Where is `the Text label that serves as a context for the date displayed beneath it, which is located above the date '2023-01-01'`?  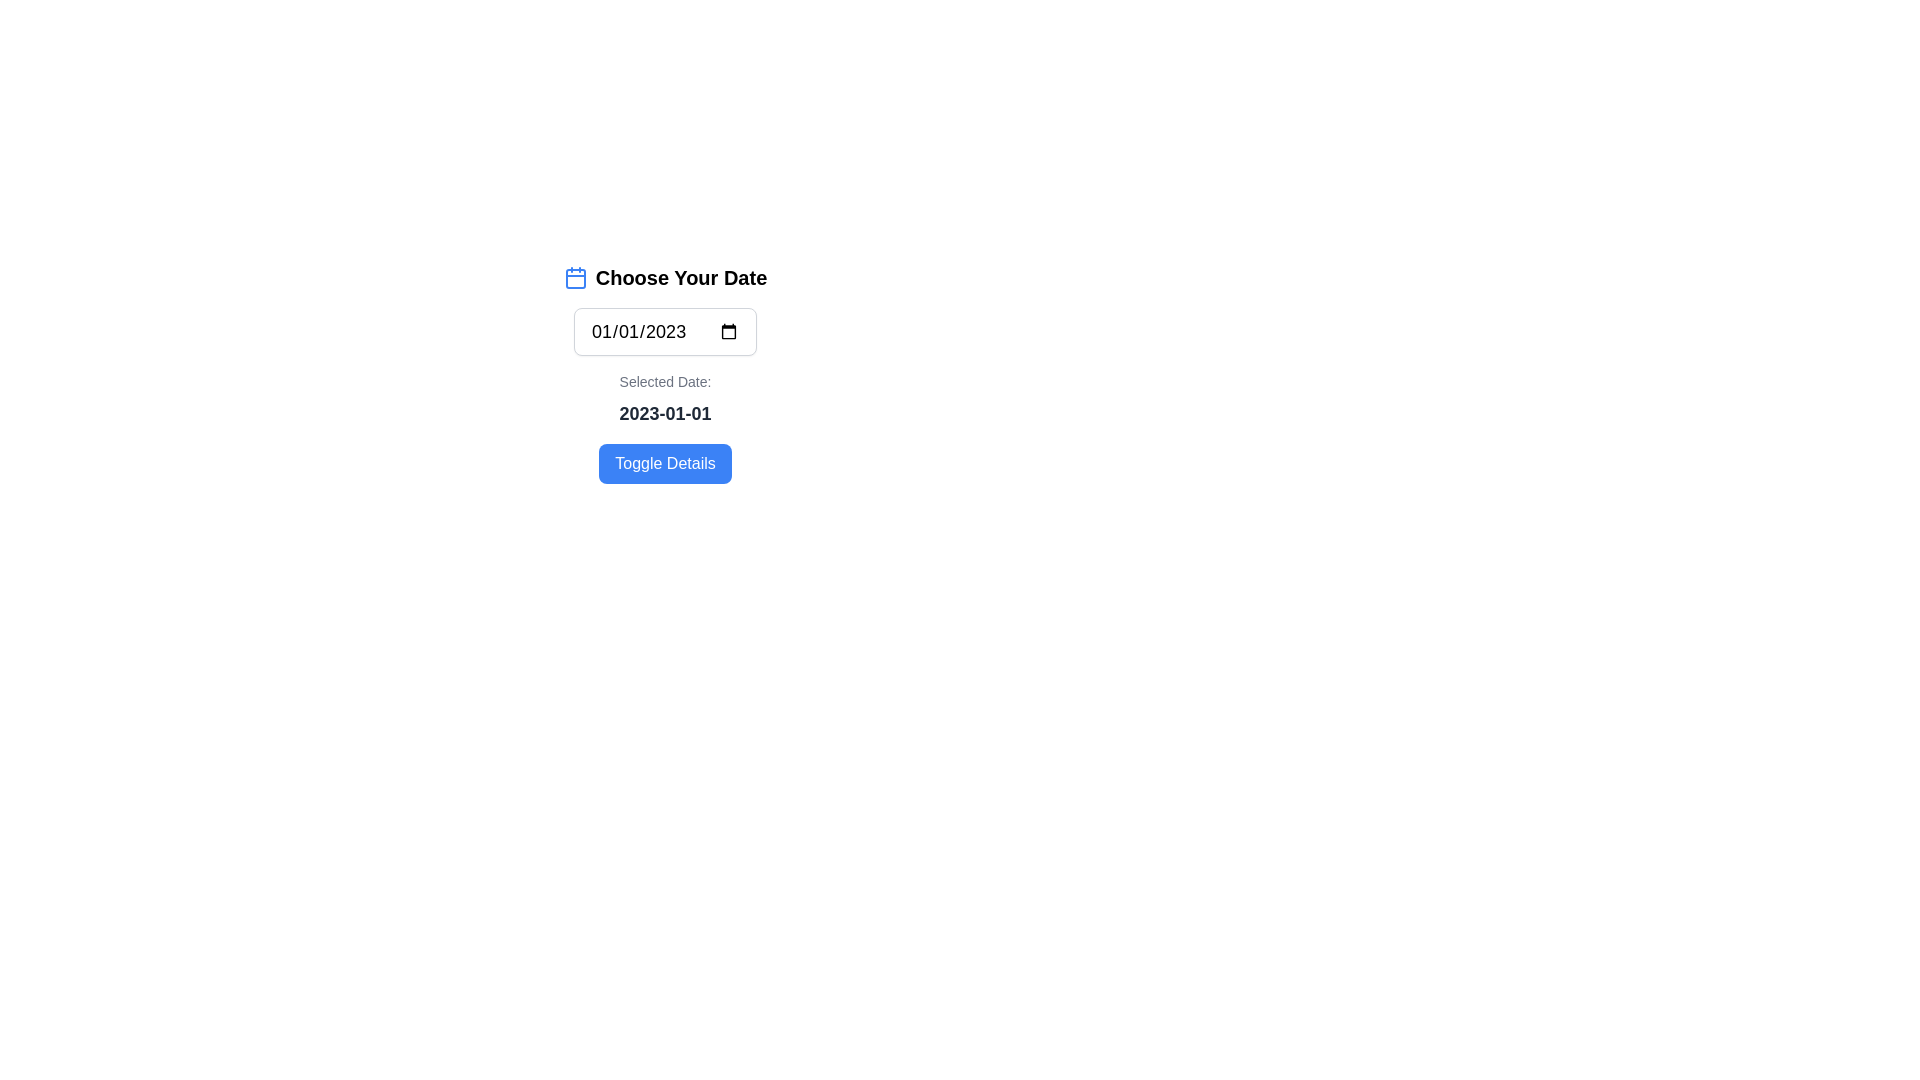
the Text label that serves as a context for the date displayed beneath it, which is located above the date '2023-01-01' is located at coordinates (665, 381).